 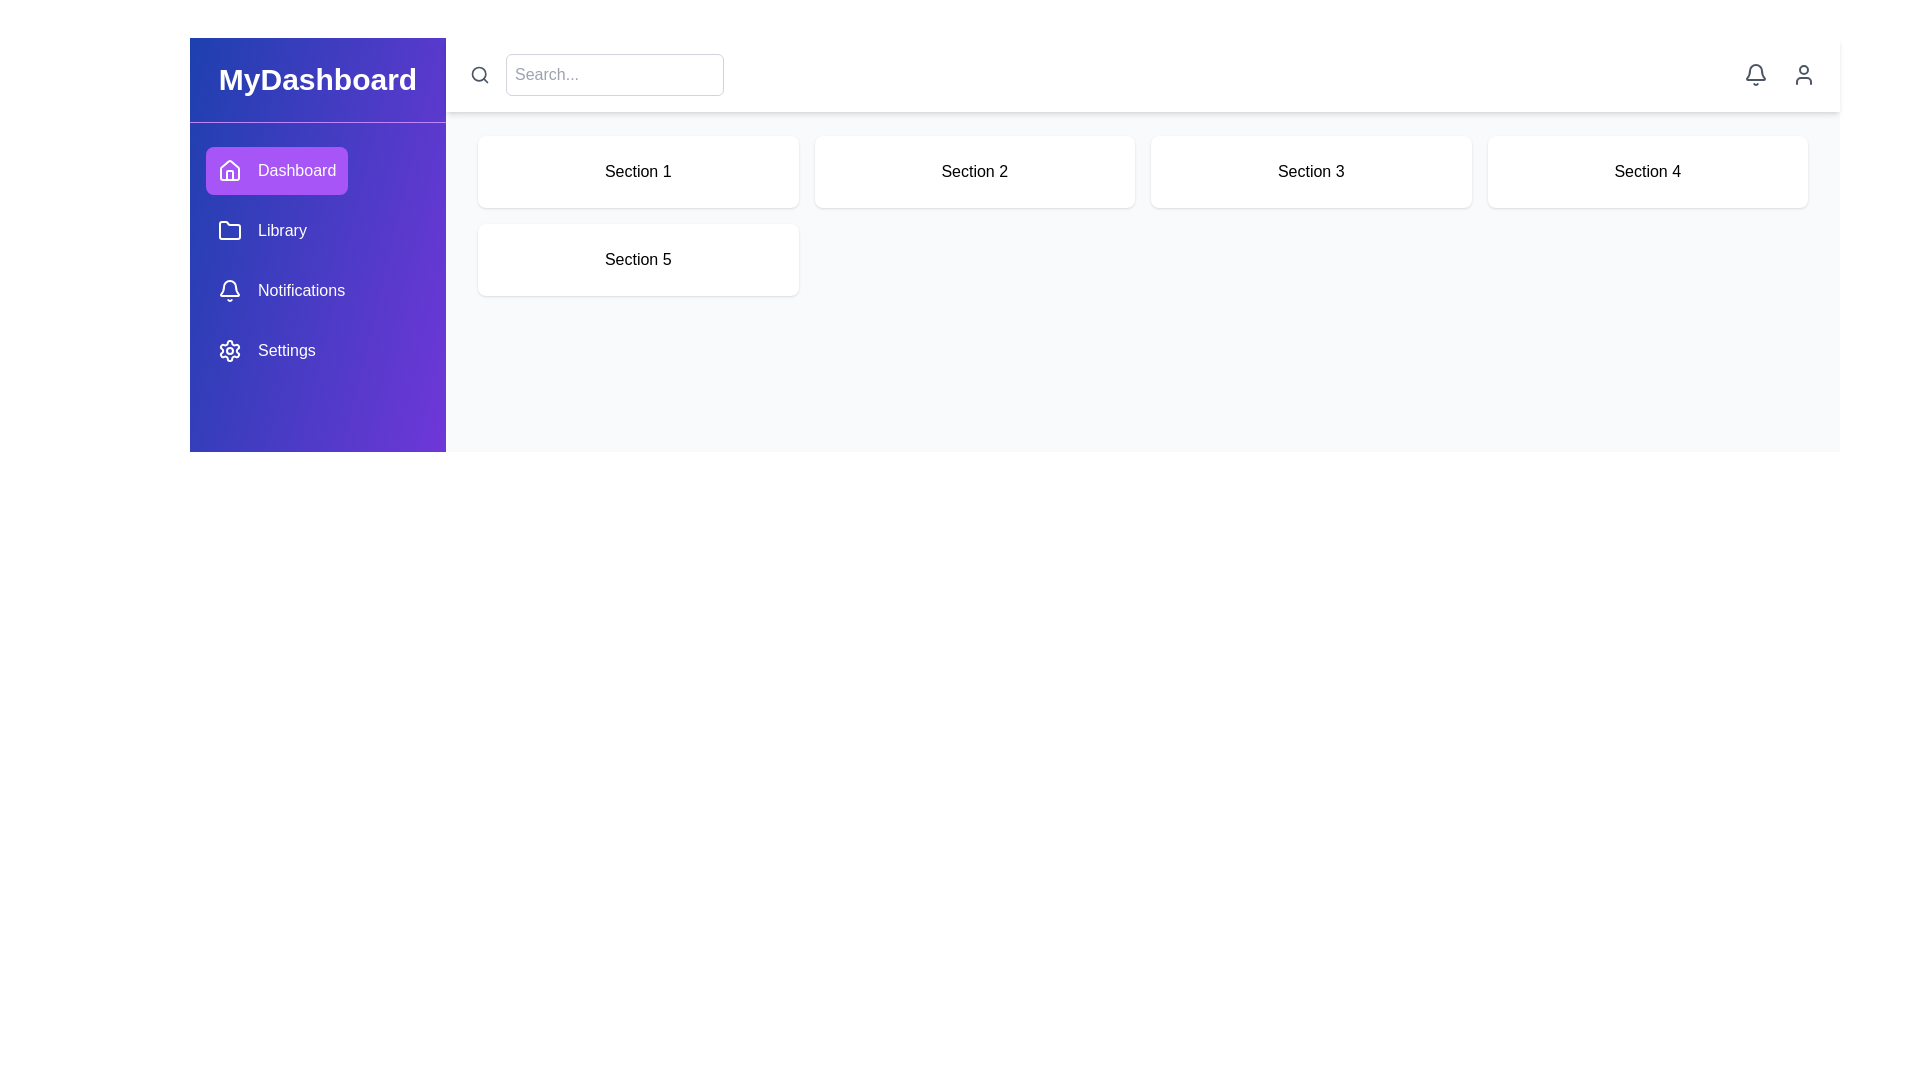 I want to click on the rectangular card labeled 'Section 1' with a white background, located in the top-left corner of the grid layout, so click(x=637, y=171).